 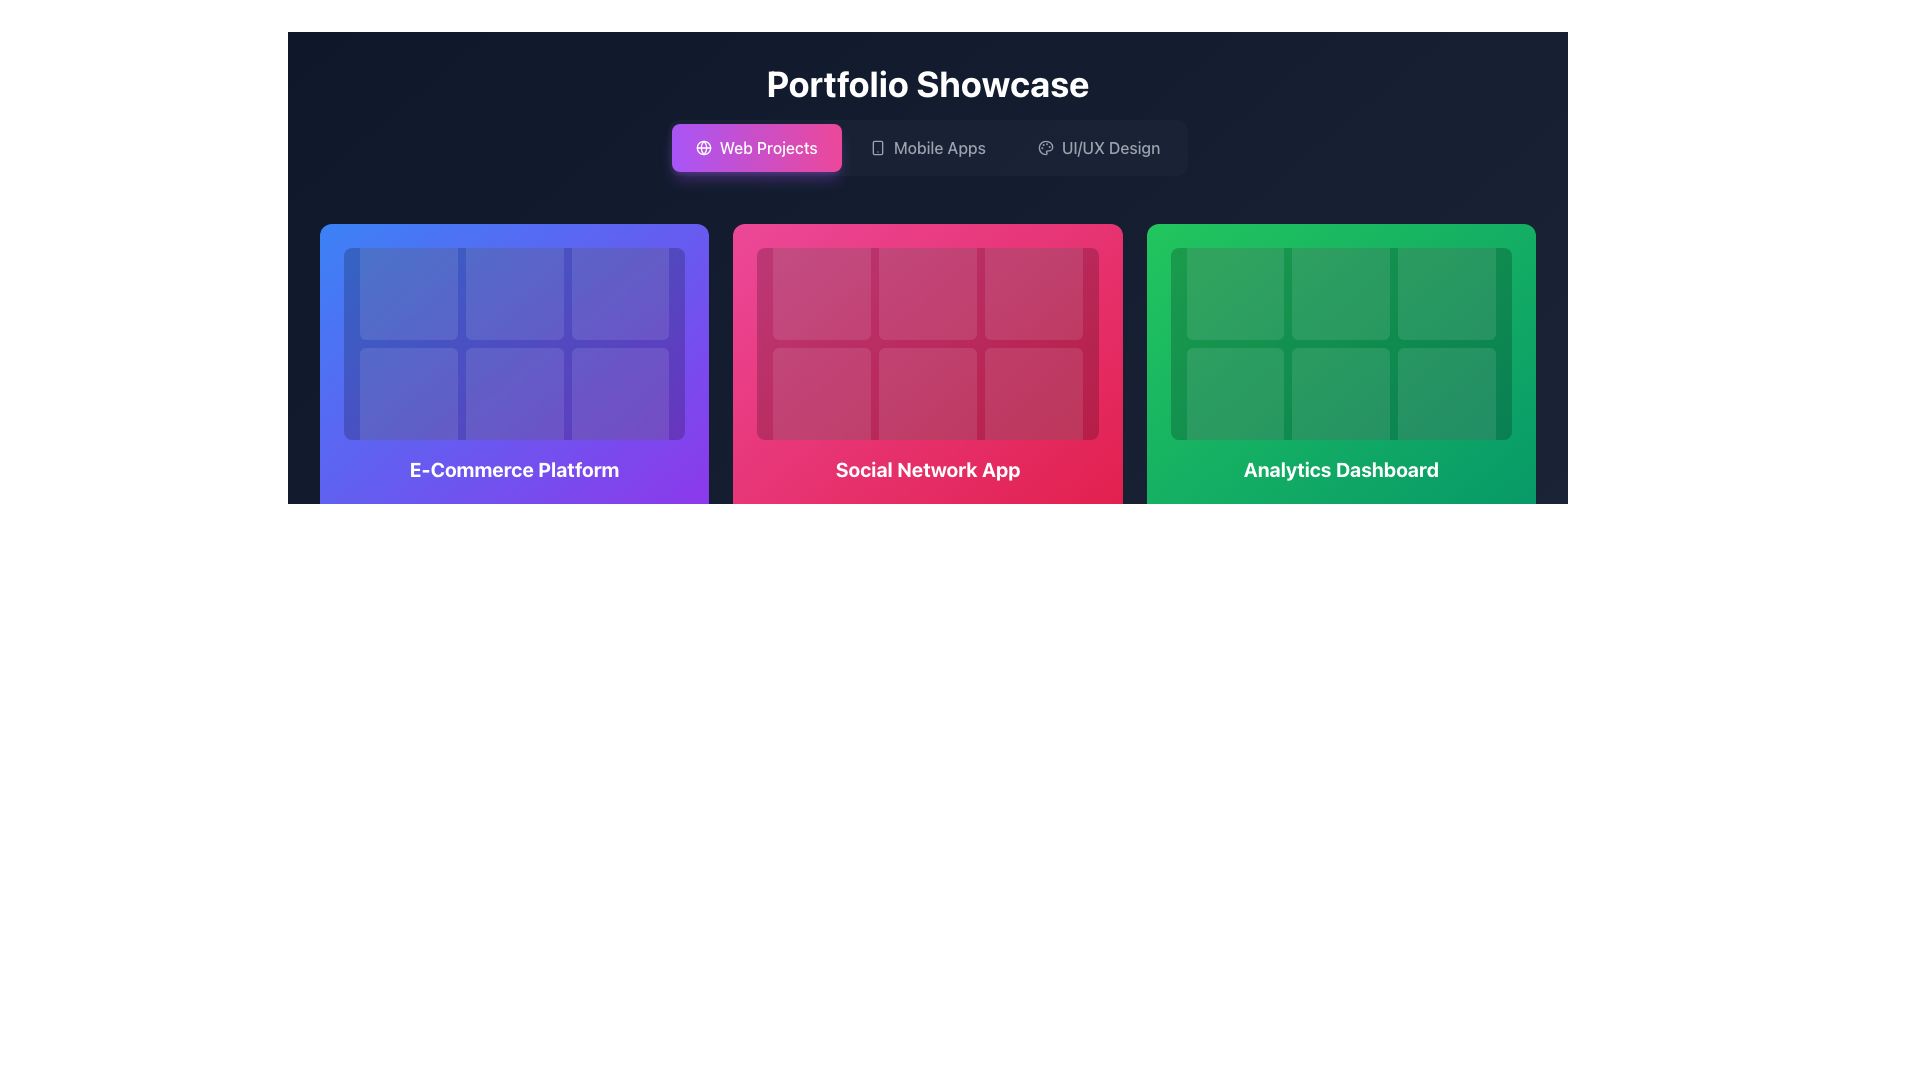 I want to click on the clickable card representing the 'Social Network App' project, located in the middle column of the grid layout, so click(x=926, y=388).